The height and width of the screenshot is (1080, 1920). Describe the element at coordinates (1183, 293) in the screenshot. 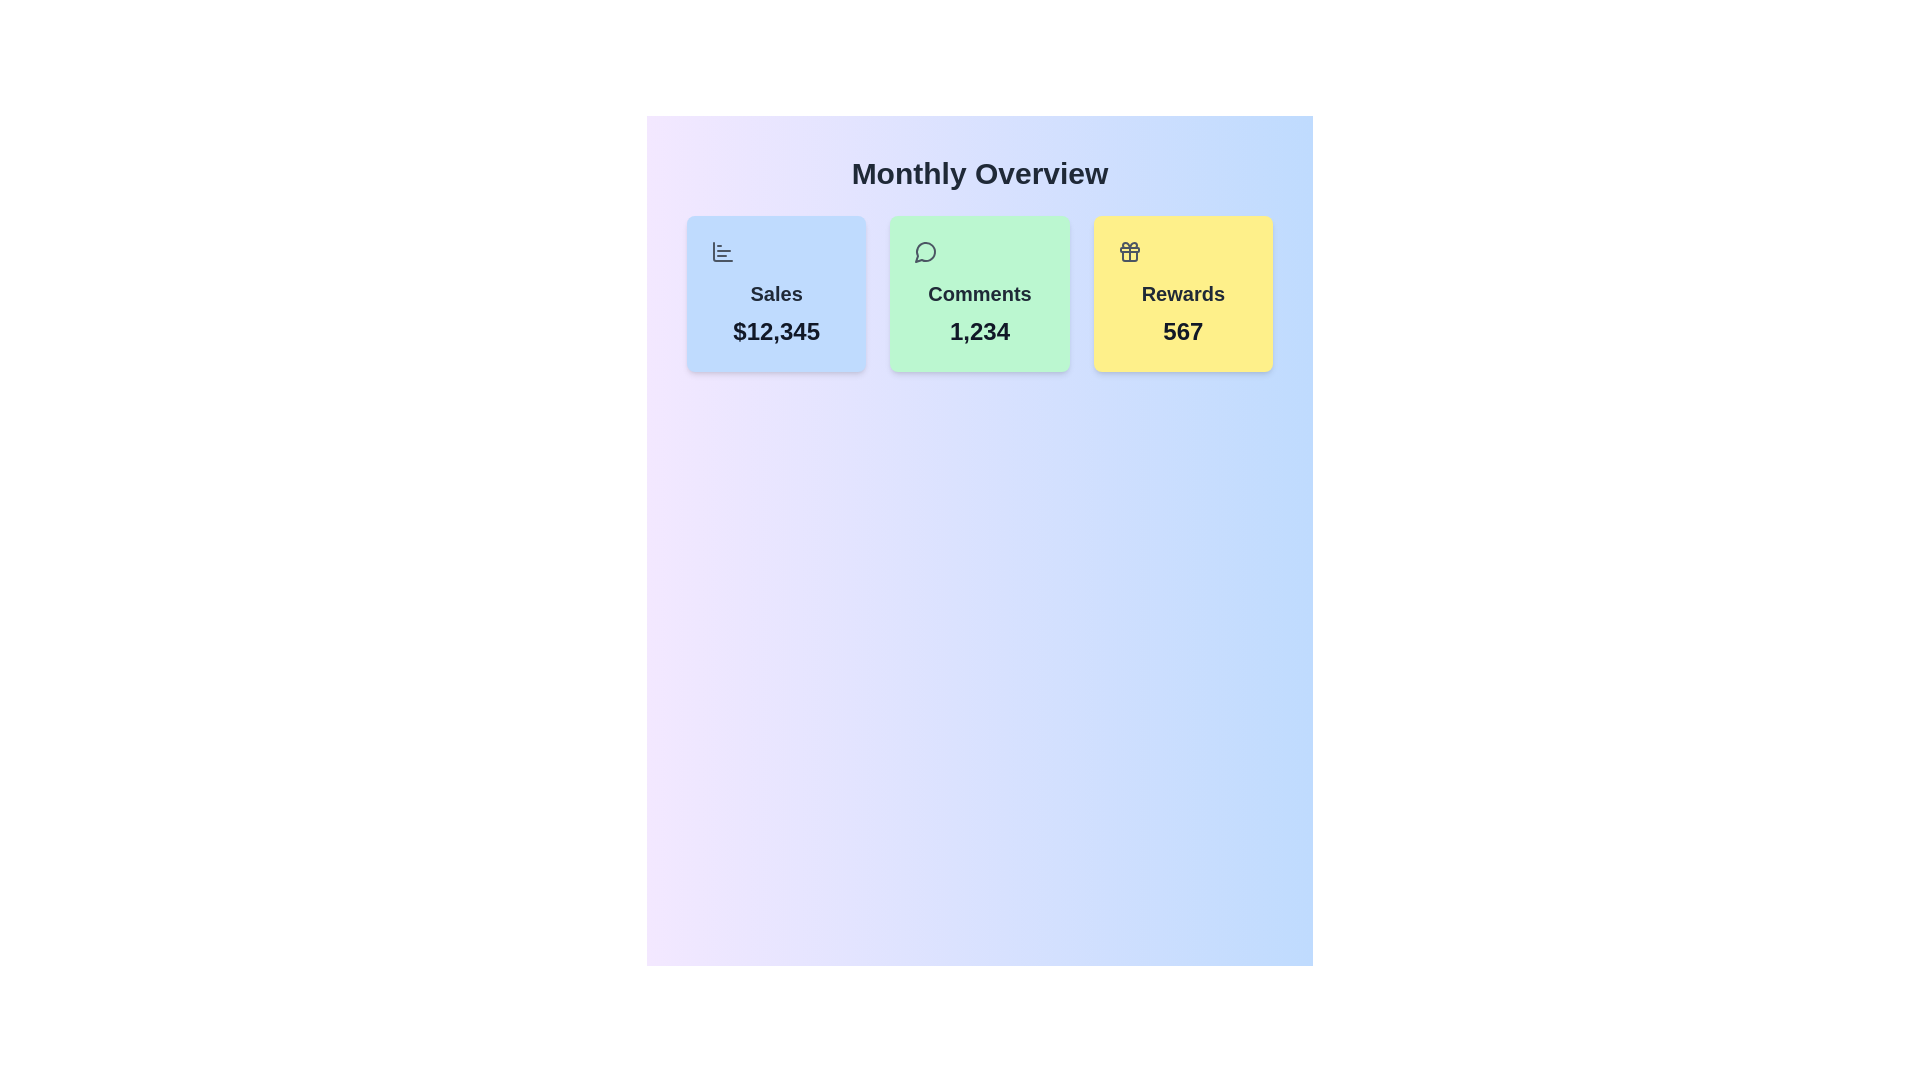

I see `the 'Rewards' text label, which is bold, large, and gray against a yellow background, located centrally in the rightmost card under the 'Monthly Overview' heading` at that location.